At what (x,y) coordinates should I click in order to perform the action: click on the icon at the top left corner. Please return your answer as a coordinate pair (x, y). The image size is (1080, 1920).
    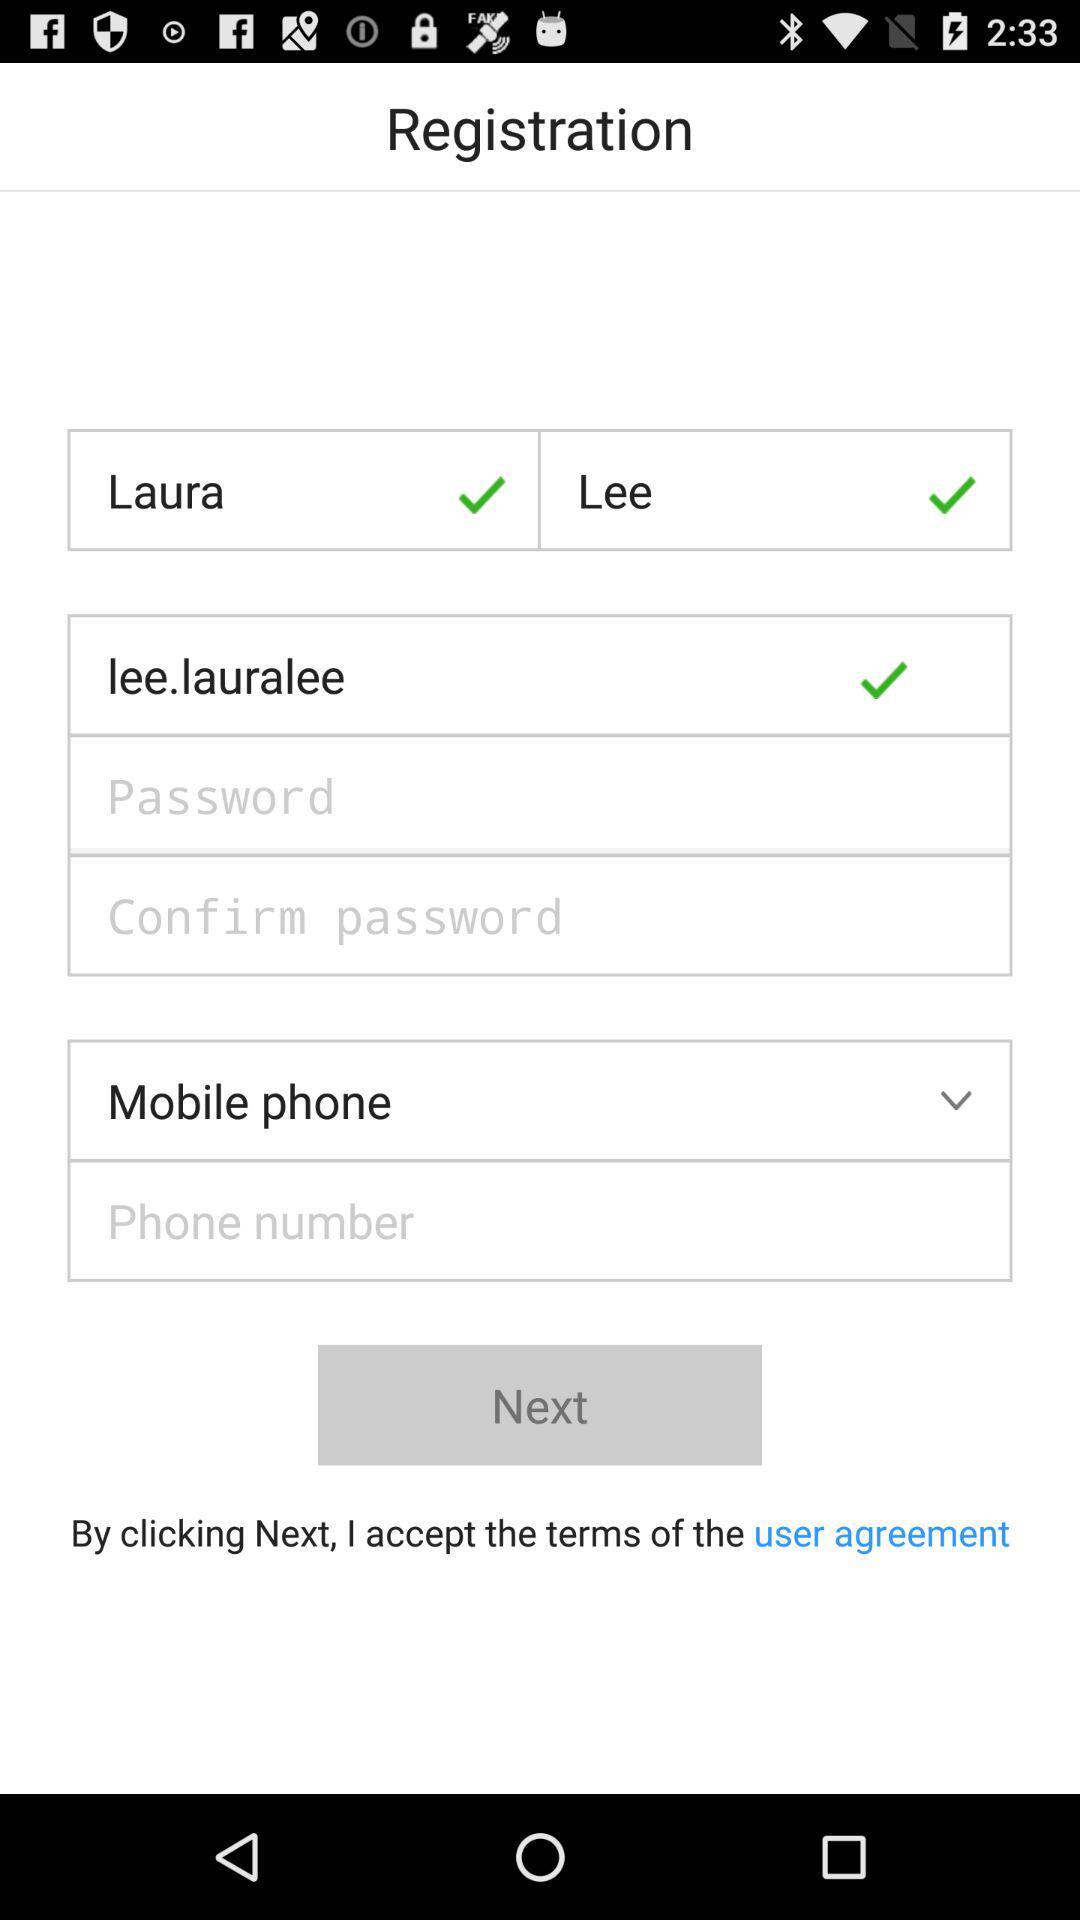
    Looking at the image, I should click on (304, 490).